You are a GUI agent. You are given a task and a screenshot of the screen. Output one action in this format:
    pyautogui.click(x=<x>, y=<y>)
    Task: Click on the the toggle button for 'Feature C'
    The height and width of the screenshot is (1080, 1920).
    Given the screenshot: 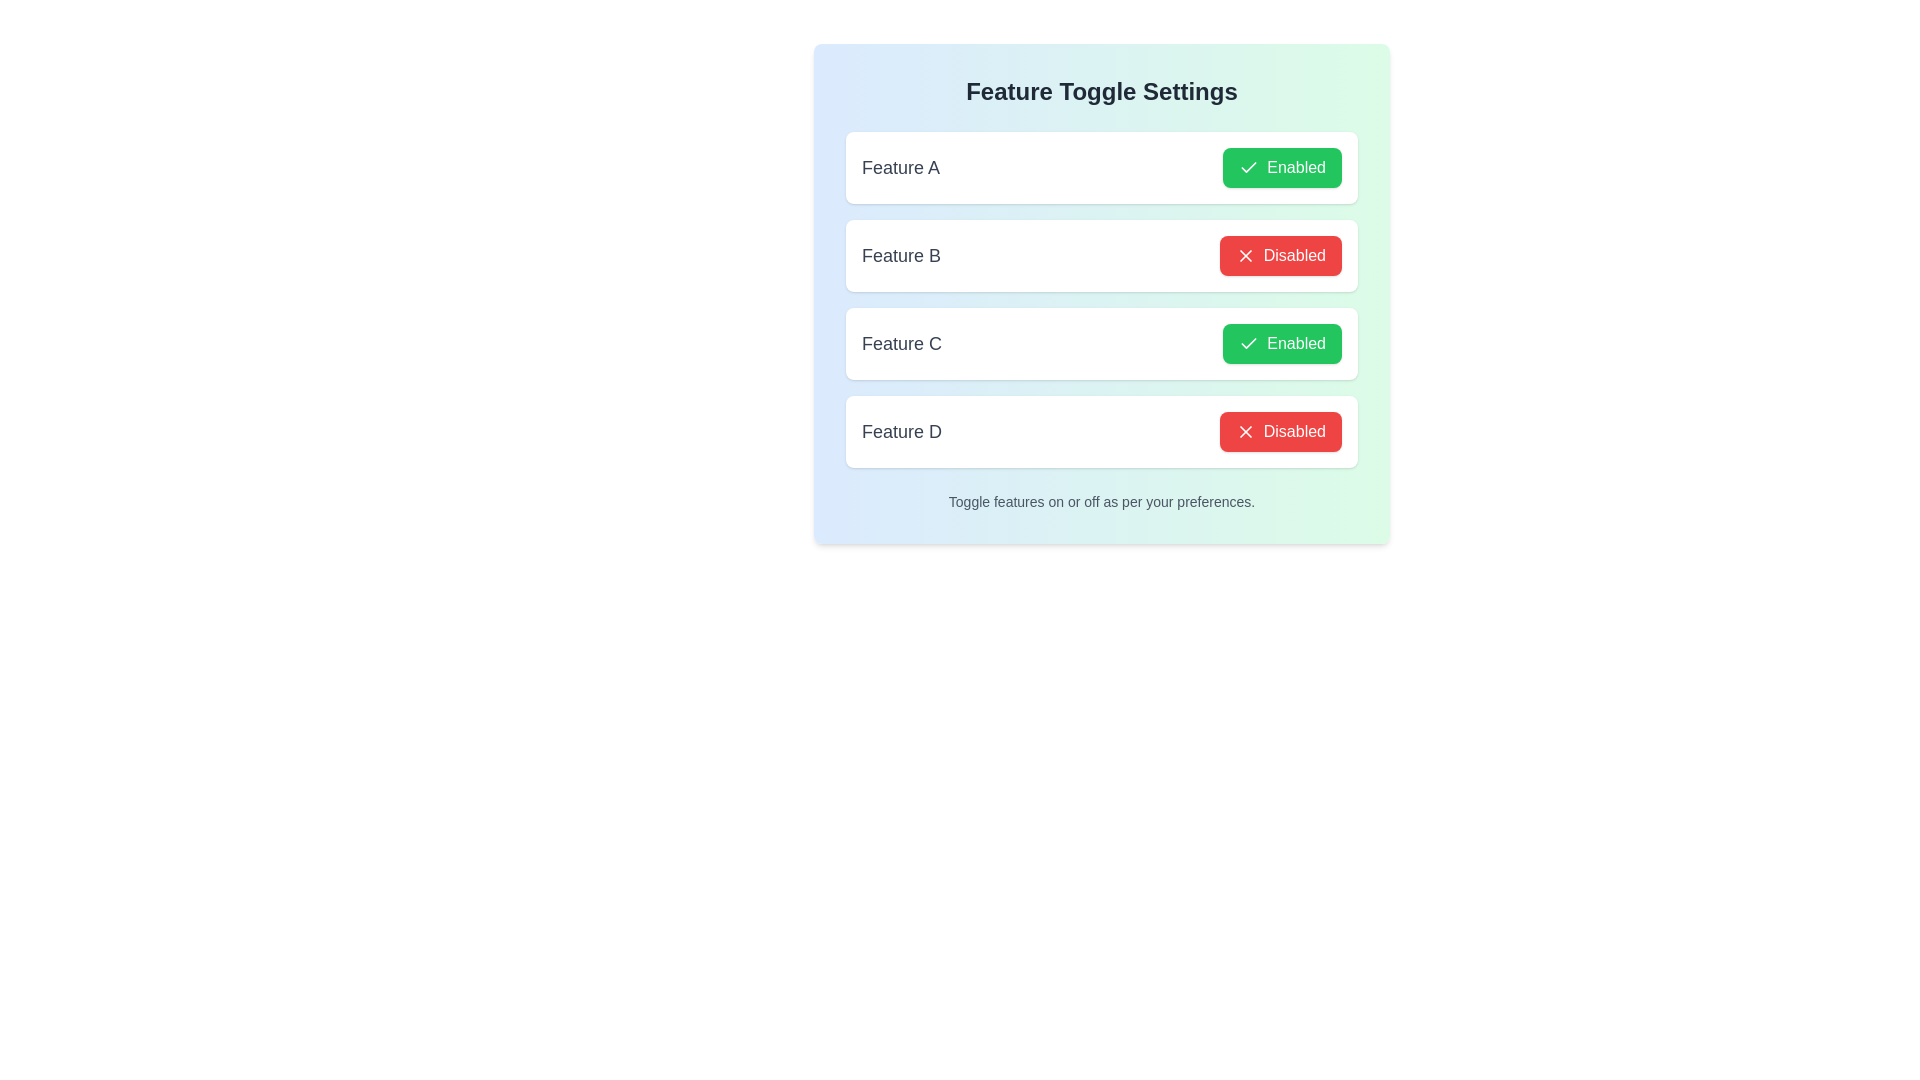 What is the action you would take?
    pyautogui.click(x=1282, y=342)
    